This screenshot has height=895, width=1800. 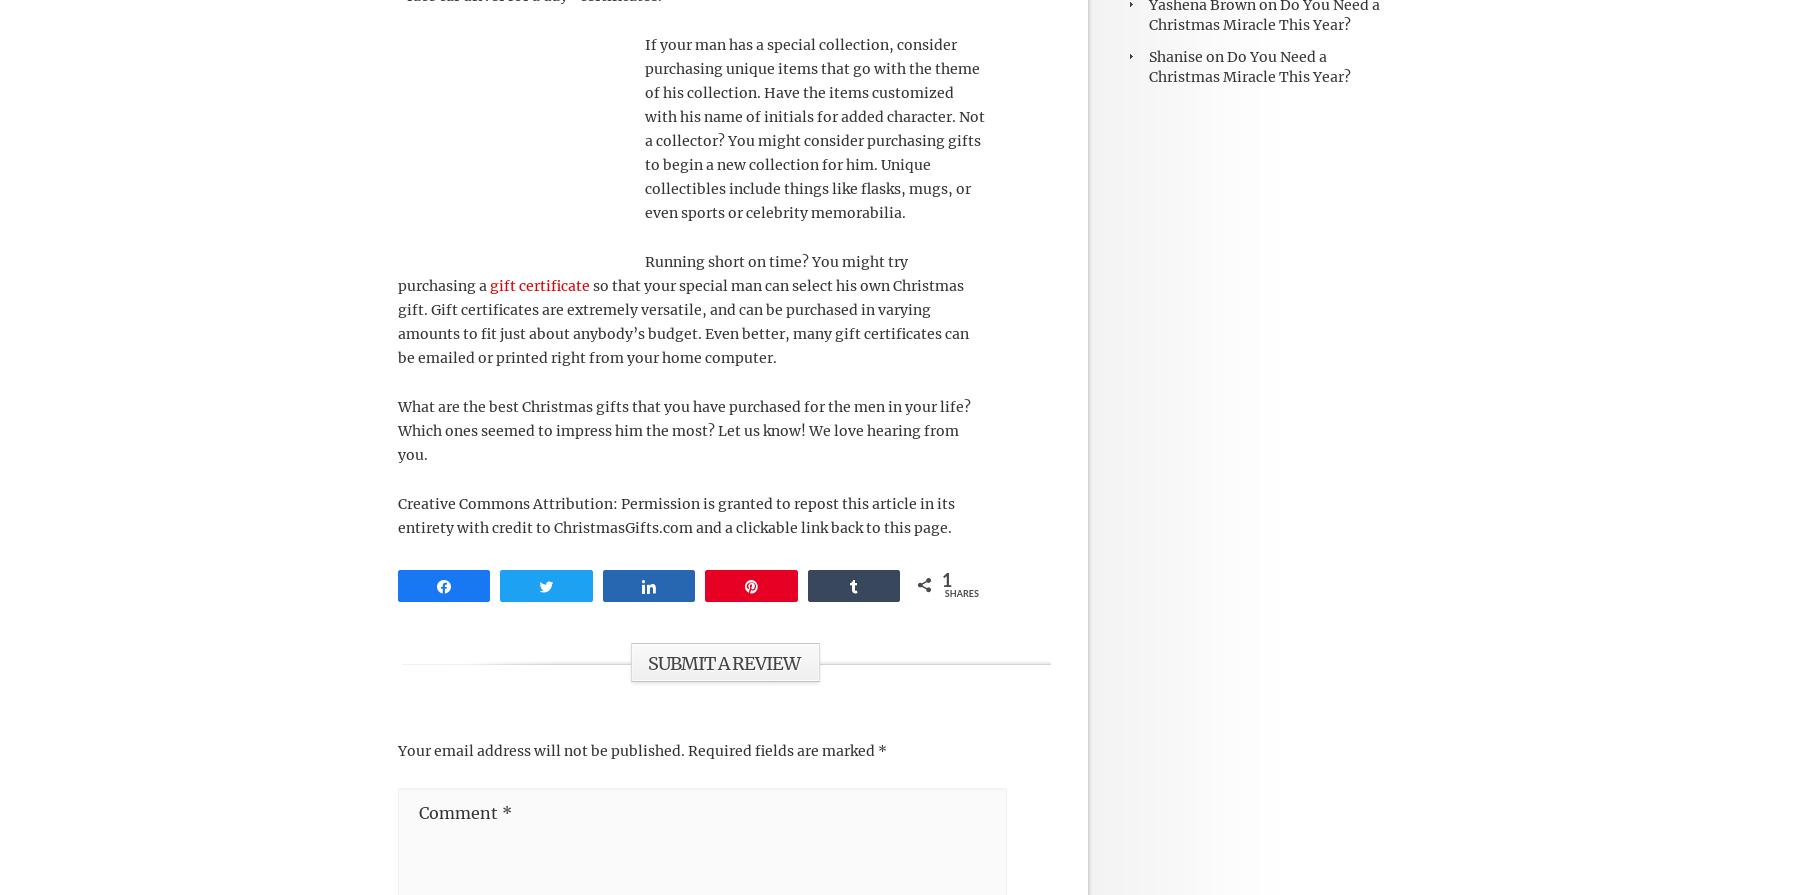 I want to click on '1', so click(x=945, y=580).